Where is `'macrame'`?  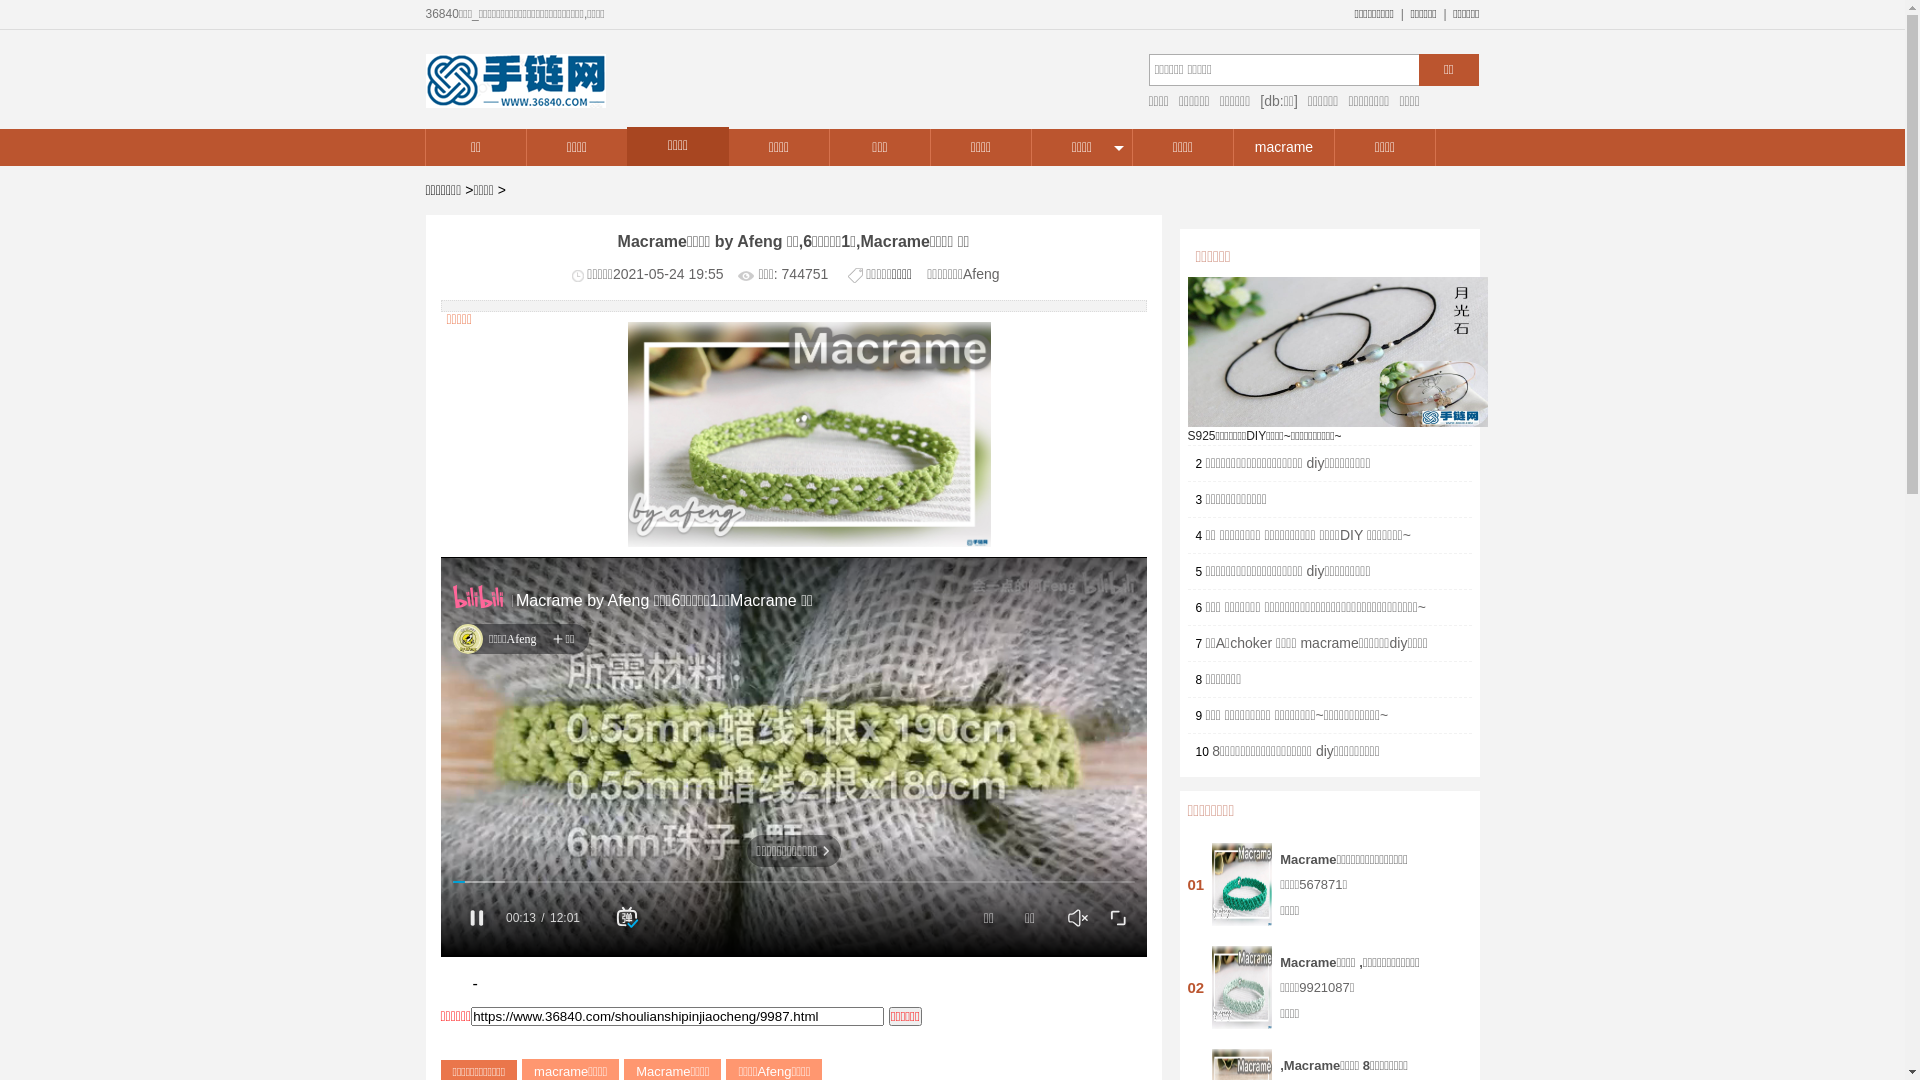
'macrame' is located at coordinates (1232, 146).